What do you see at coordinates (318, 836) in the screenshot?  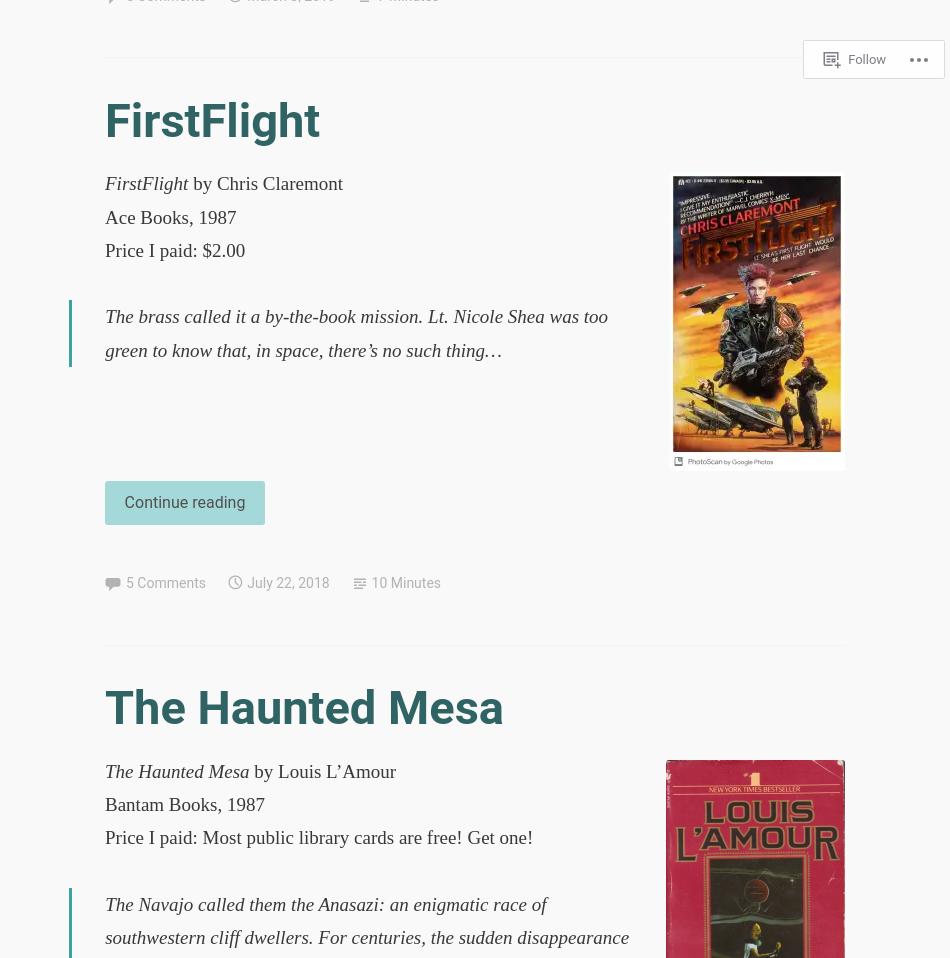 I see `'Price I paid: Most public library cards are free! Get one!'` at bounding box center [318, 836].